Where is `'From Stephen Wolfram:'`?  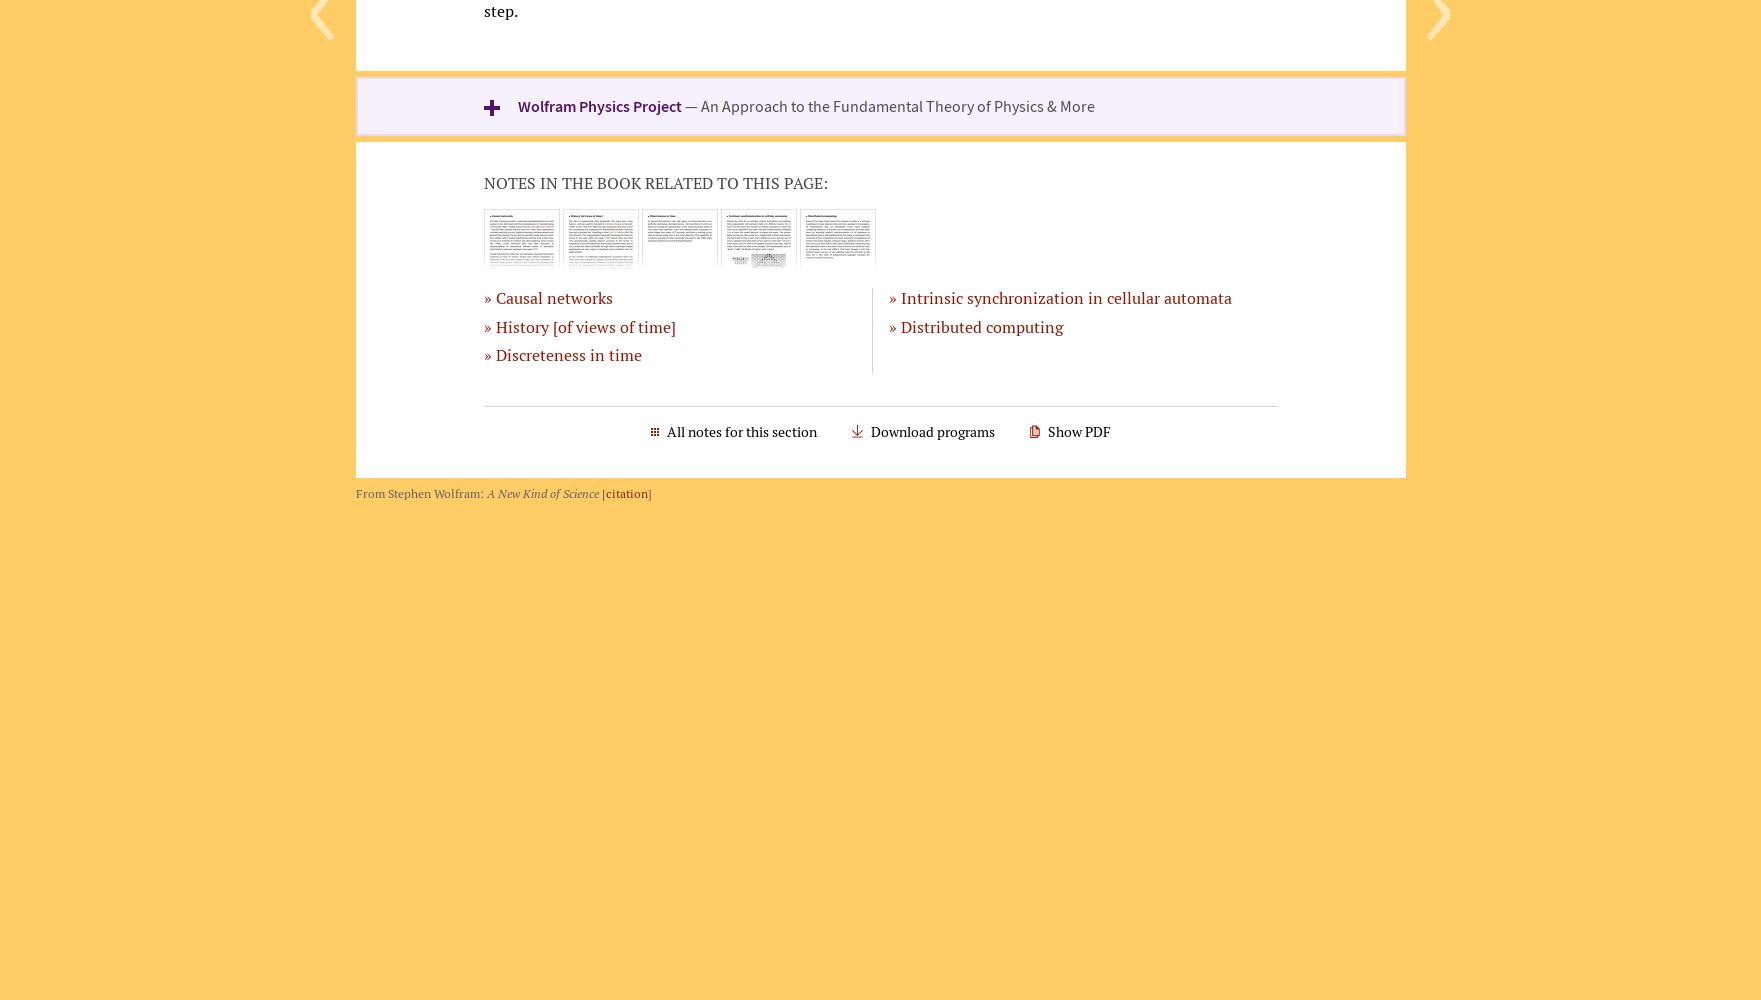 'From Stephen Wolfram:' is located at coordinates (419, 491).